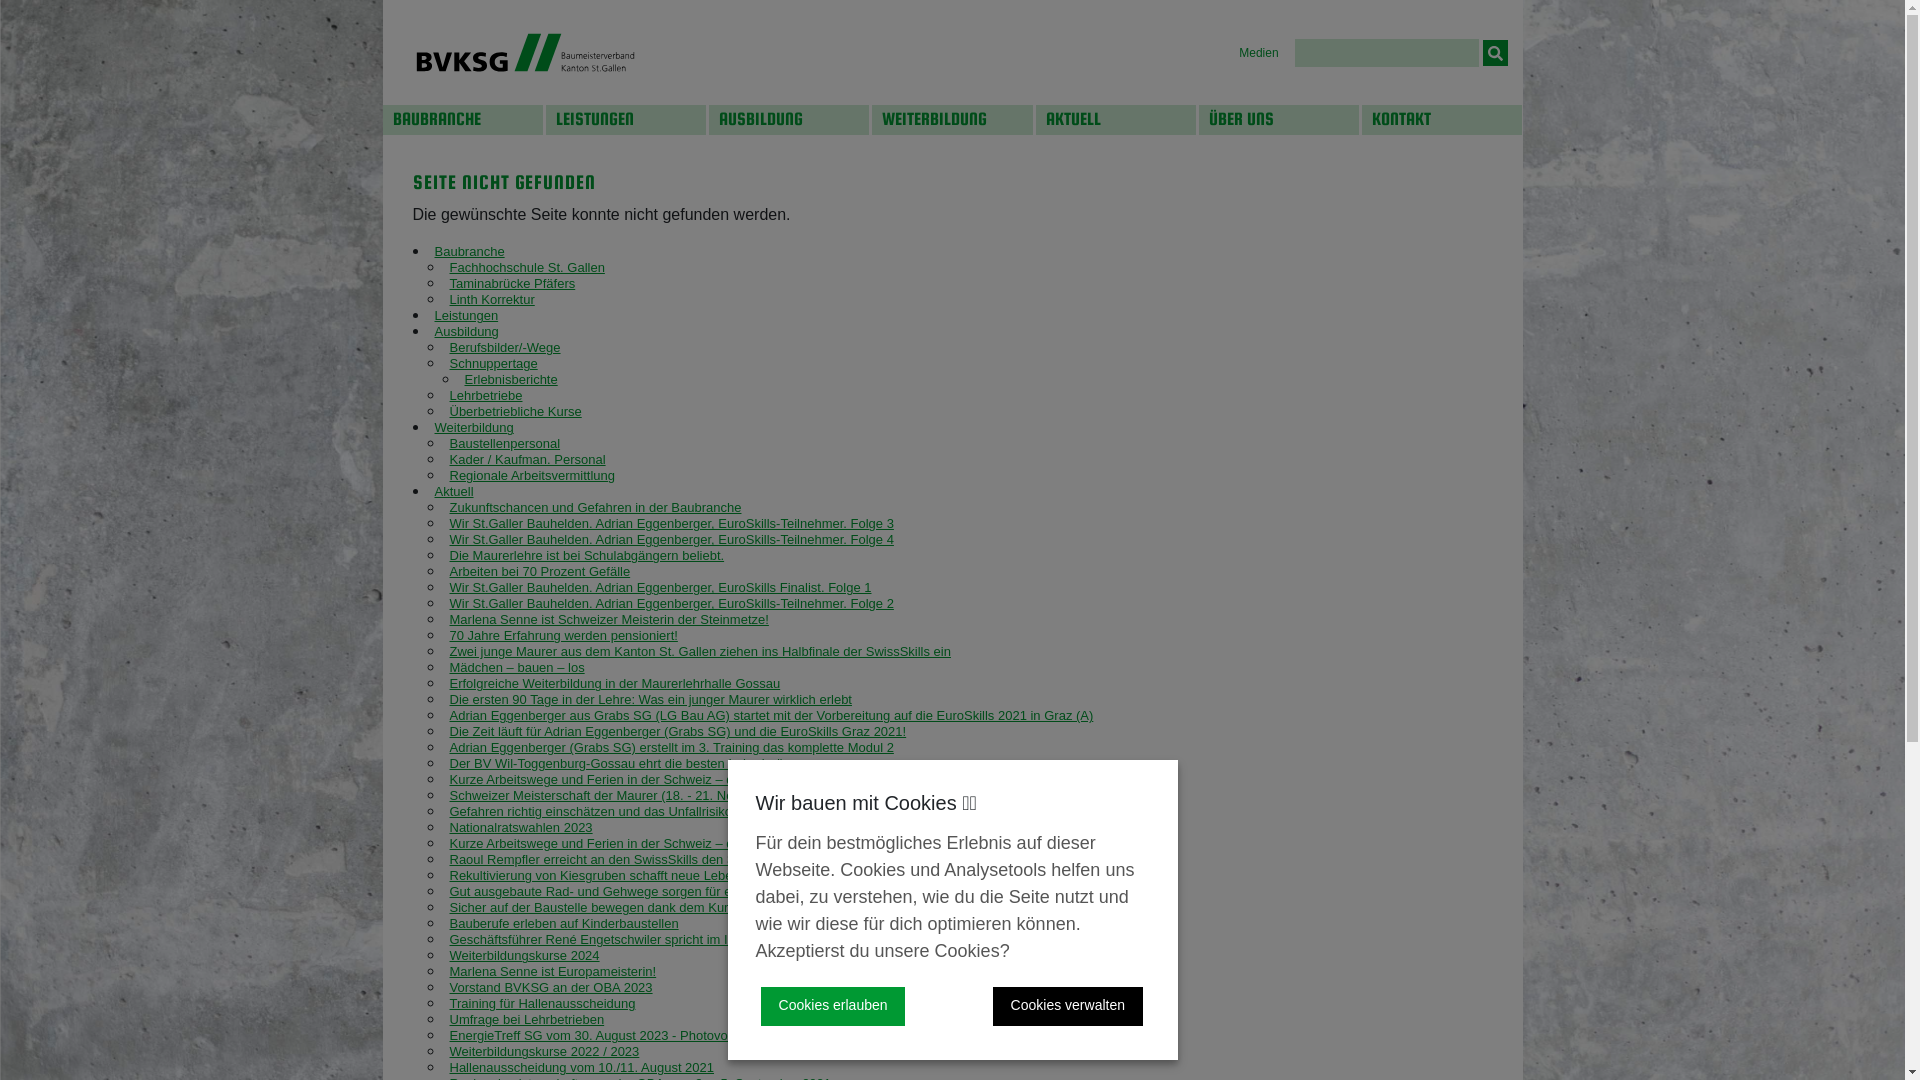 The height and width of the screenshot is (1080, 1920). What do you see at coordinates (608, 618) in the screenshot?
I see `'Marlena Senne ist Schweizer Meisterin der Steinmetze!'` at bounding box center [608, 618].